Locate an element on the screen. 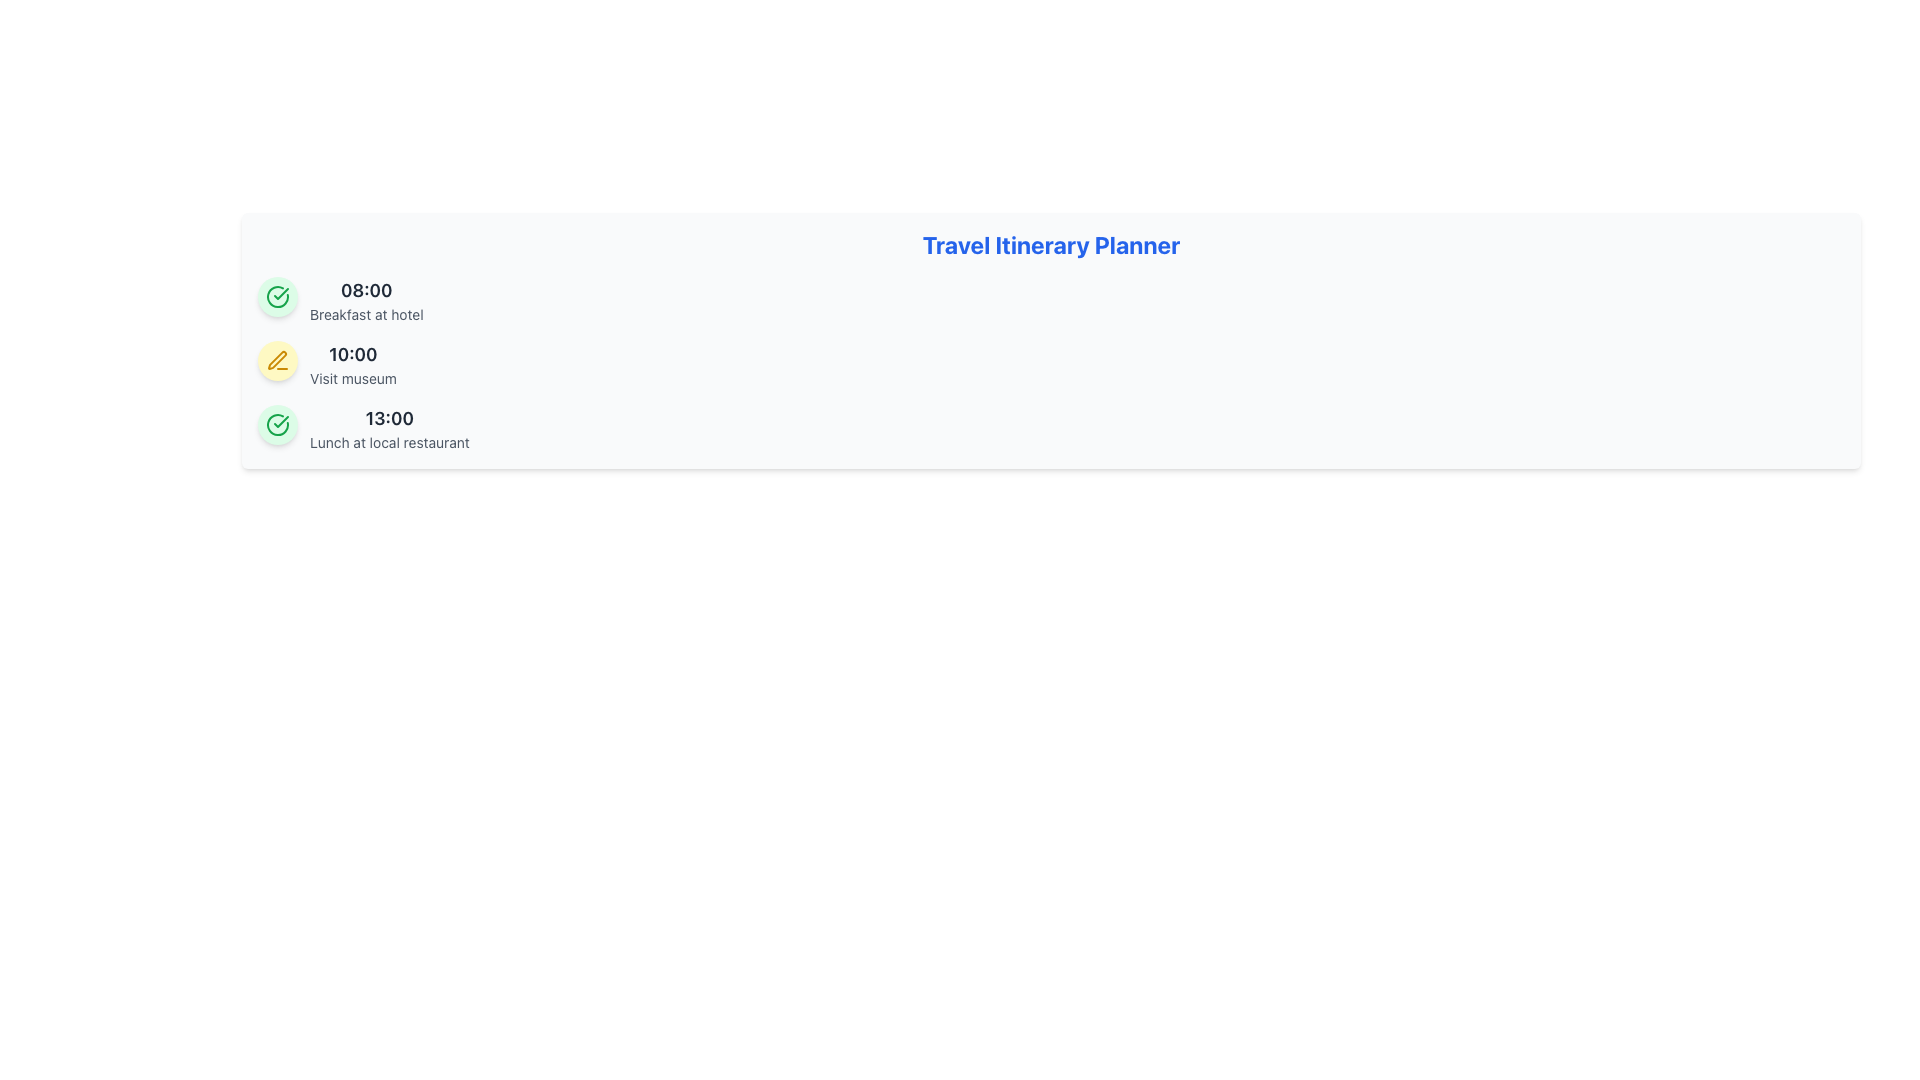 Image resolution: width=1920 pixels, height=1080 pixels. the upper curved line segment of the checklist icon, which has a green stroke and is located near the green circular background, aligning with '13:00' and 'Lunch at local restaurant' is located at coordinates (277, 423).